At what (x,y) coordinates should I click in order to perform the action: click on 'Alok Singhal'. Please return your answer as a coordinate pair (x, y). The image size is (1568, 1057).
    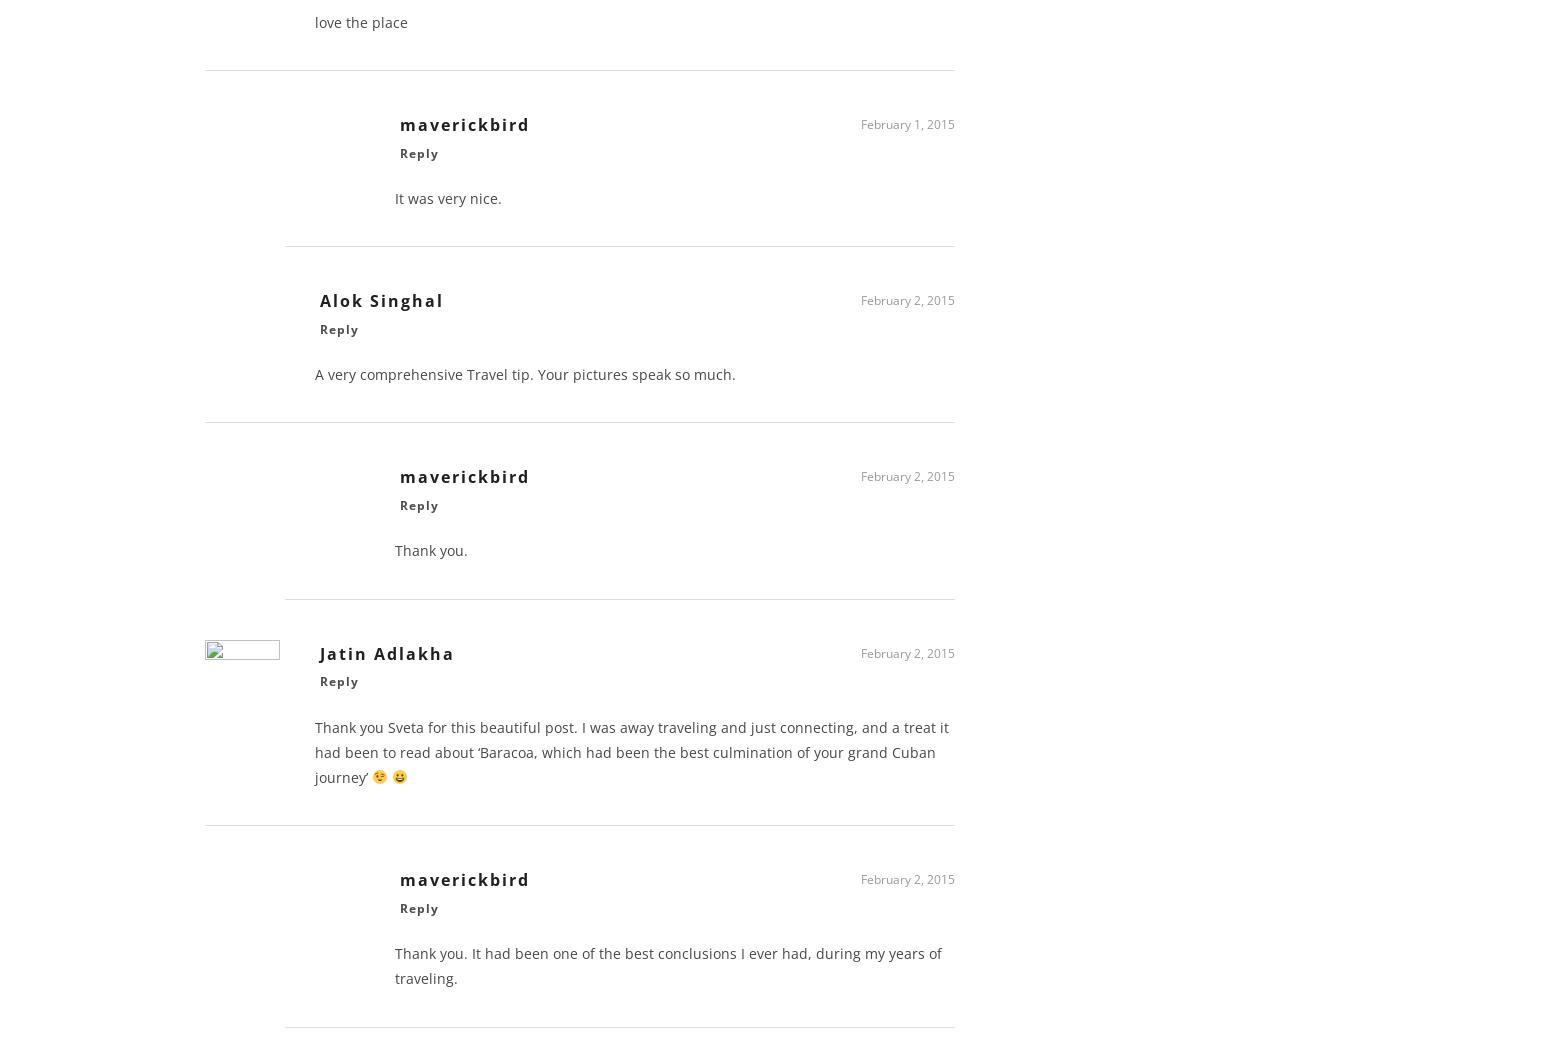
    Looking at the image, I should click on (381, 308).